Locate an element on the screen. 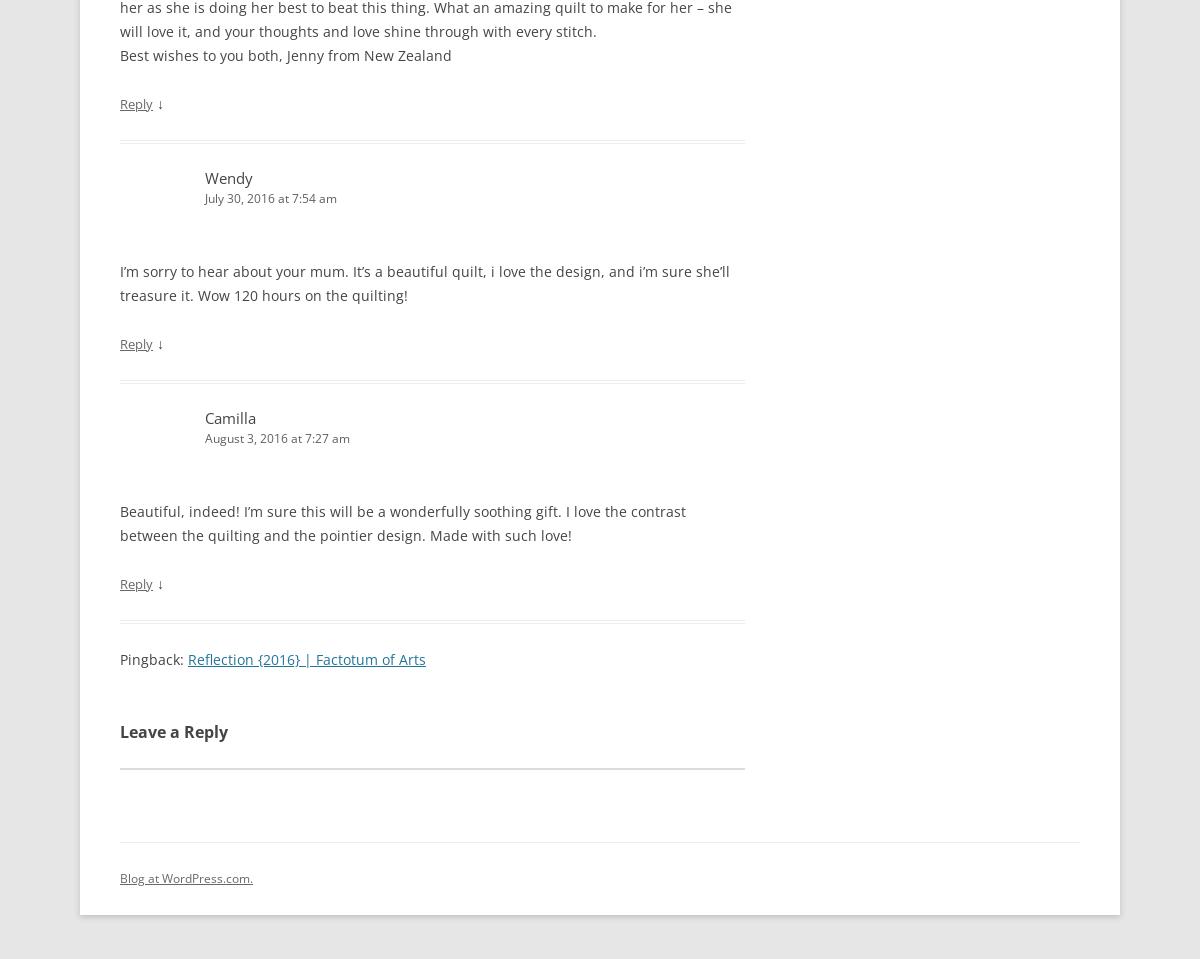 The height and width of the screenshot is (959, 1200). 'Pingback:' is located at coordinates (152, 658).